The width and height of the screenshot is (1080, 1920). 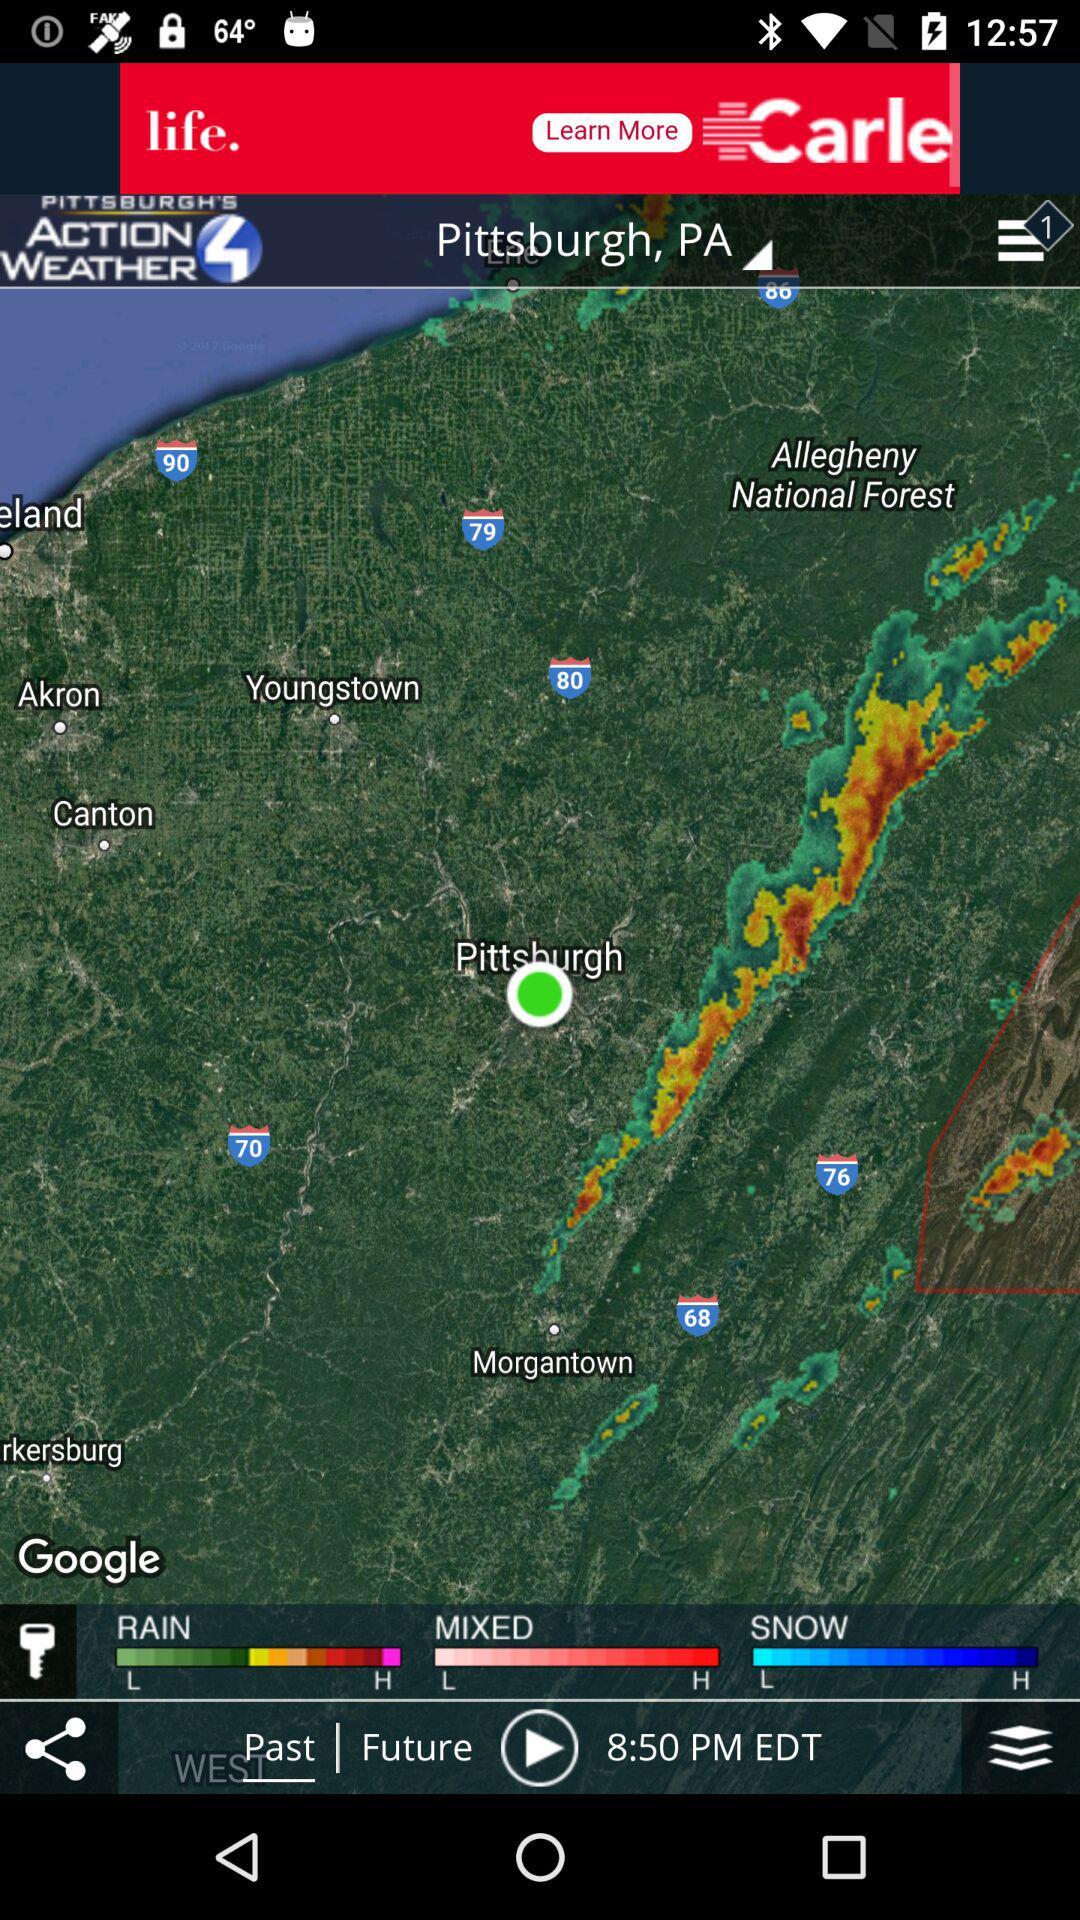 I want to click on play, so click(x=538, y=1746).